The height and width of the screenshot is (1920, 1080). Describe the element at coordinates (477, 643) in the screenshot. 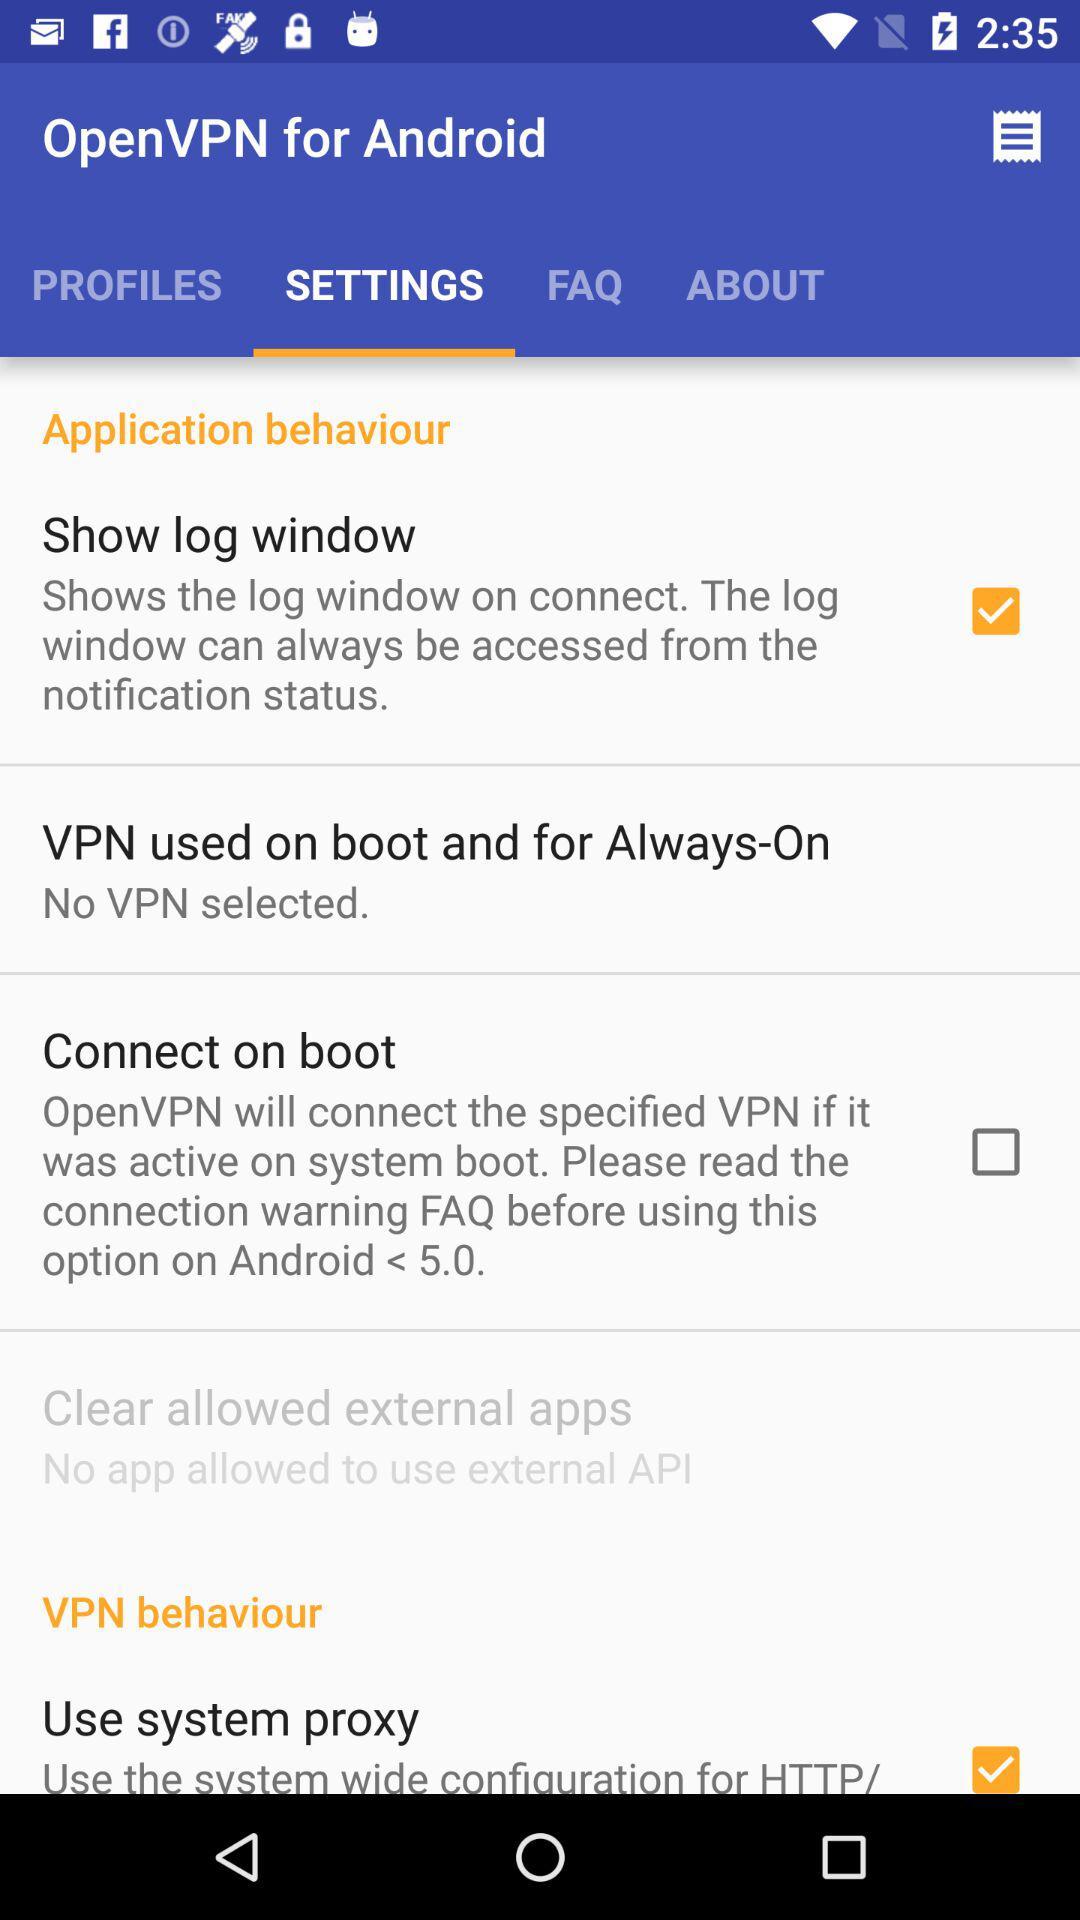

I see `the shows the log icon` at that location.